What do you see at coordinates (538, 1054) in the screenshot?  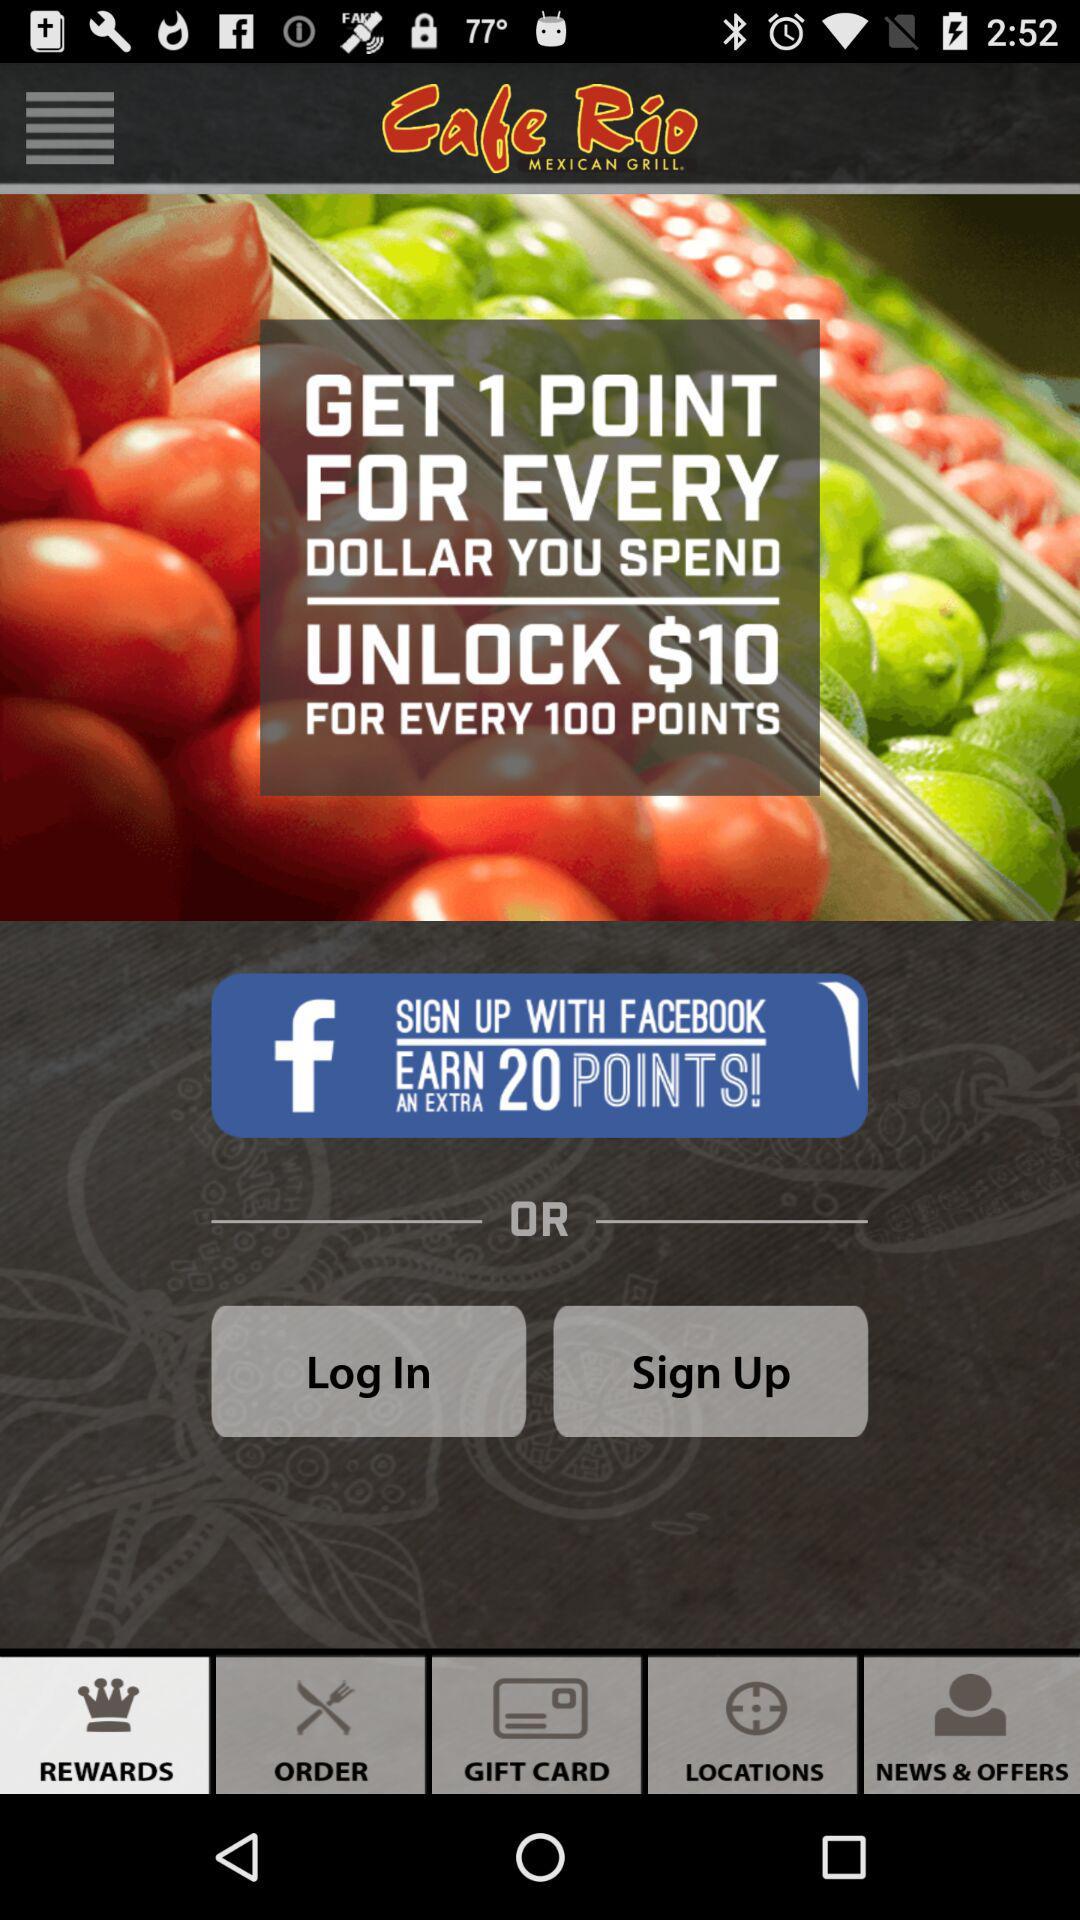 I see `facebook` at bounding box center [538, 1054].